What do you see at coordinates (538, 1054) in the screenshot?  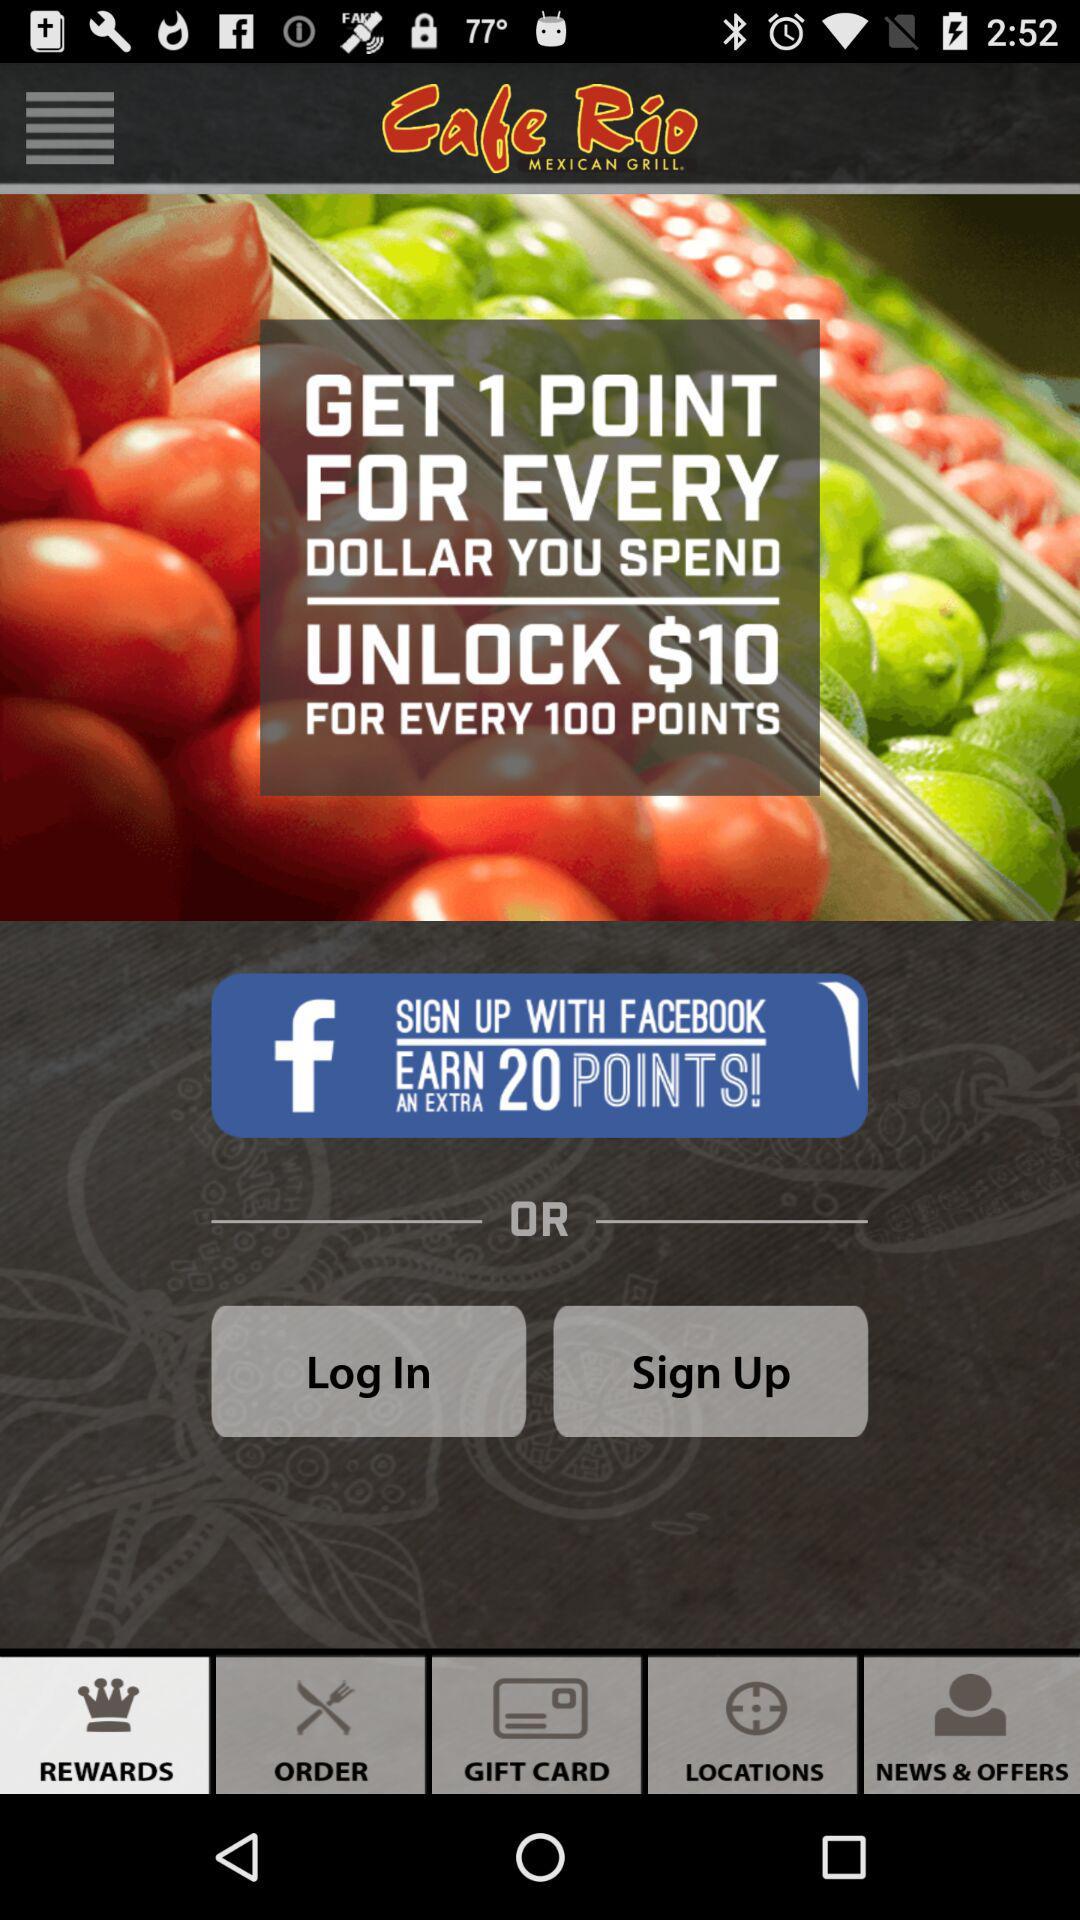 I see `facebook` at bounding box center [538, 1054].